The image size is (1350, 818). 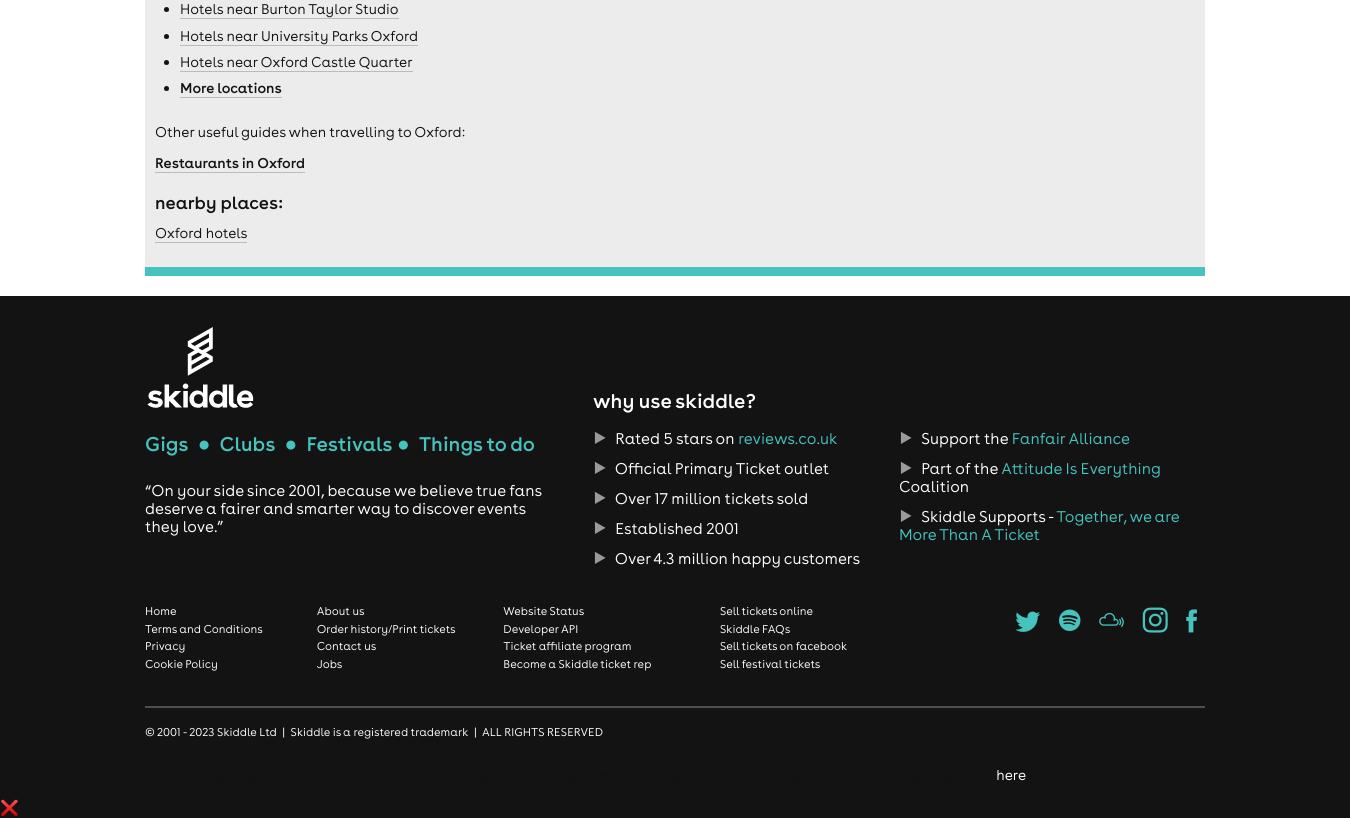 What do you see at coordinates (475, 443) in the screenshot?
I see `'Things to do'` at bounding box center [475, 443].